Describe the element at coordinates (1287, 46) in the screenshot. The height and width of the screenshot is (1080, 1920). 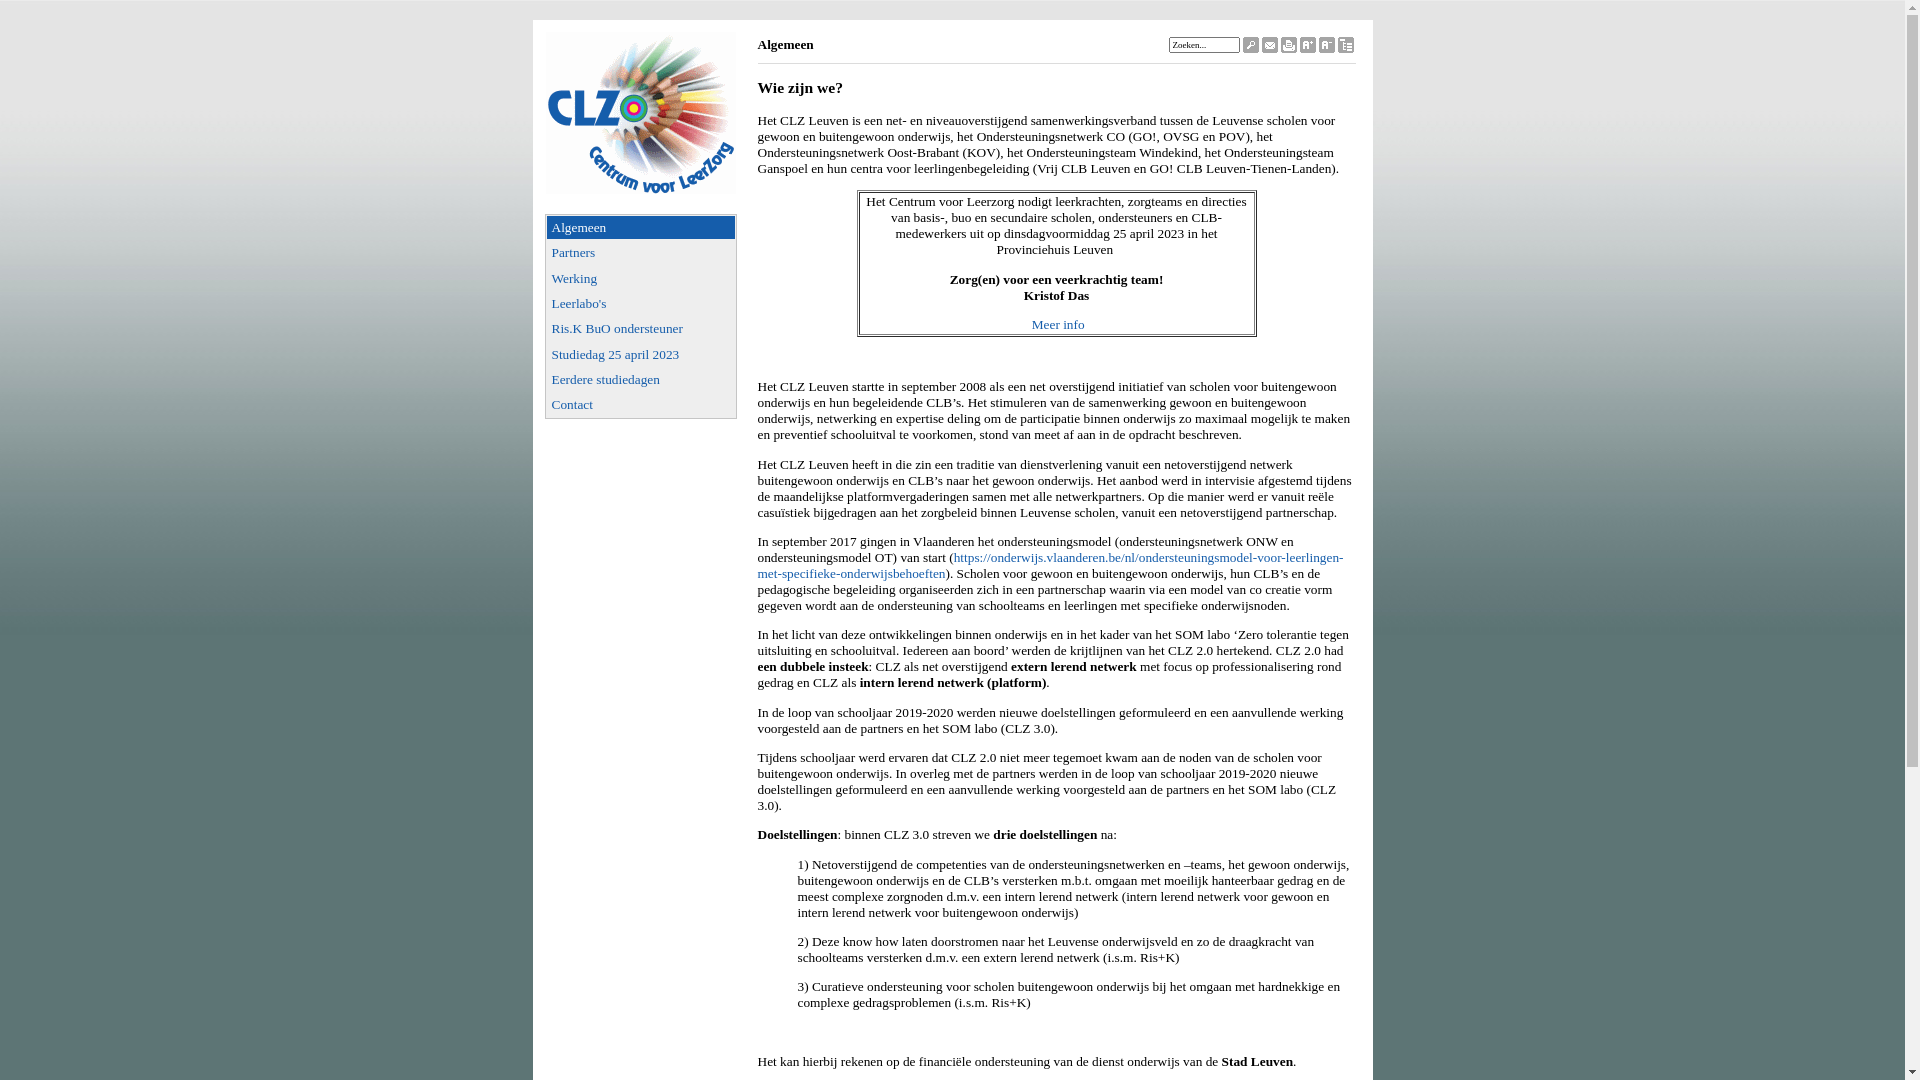
I see `'Printvriendelijke versie'` at that location.